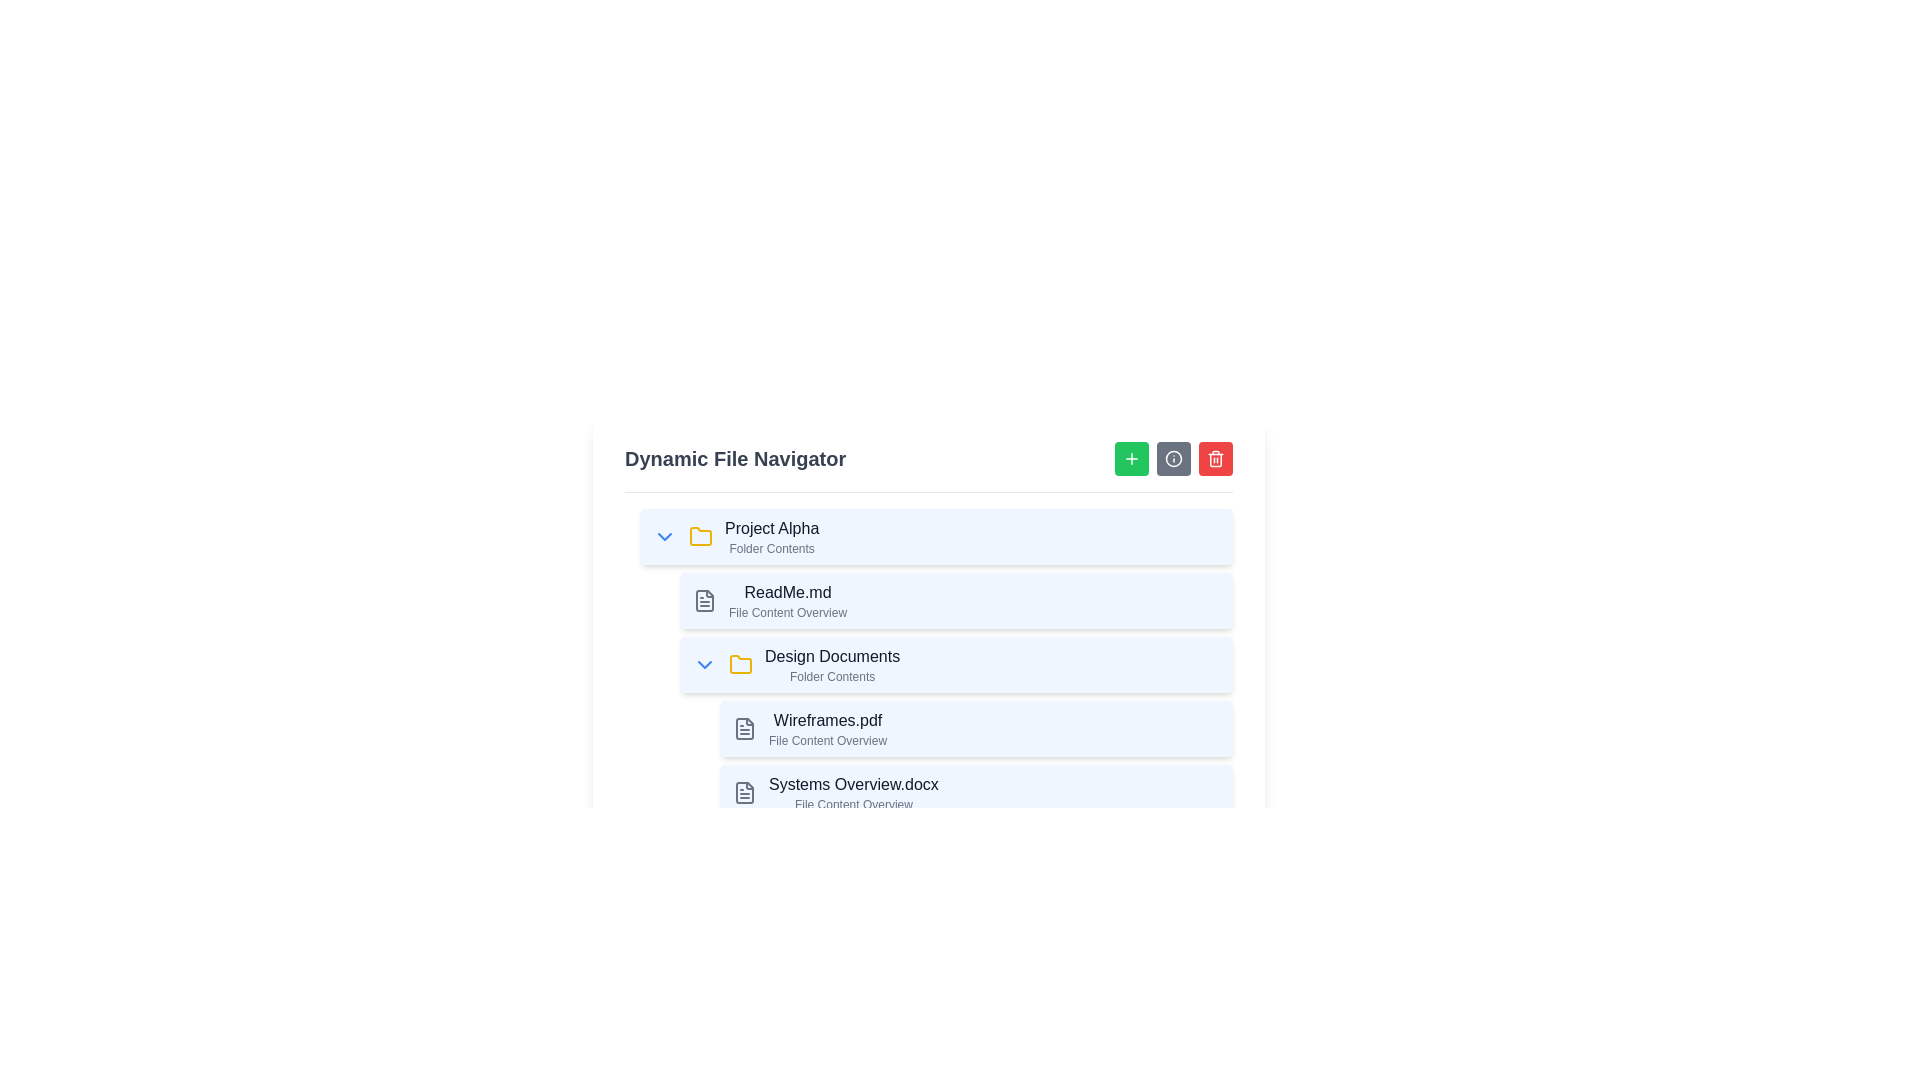  What do you see at coordinates (700, 535) in the screenshot?
I see `the folder icon representing 'Project Alpha'` at bounding box center [700, 535].